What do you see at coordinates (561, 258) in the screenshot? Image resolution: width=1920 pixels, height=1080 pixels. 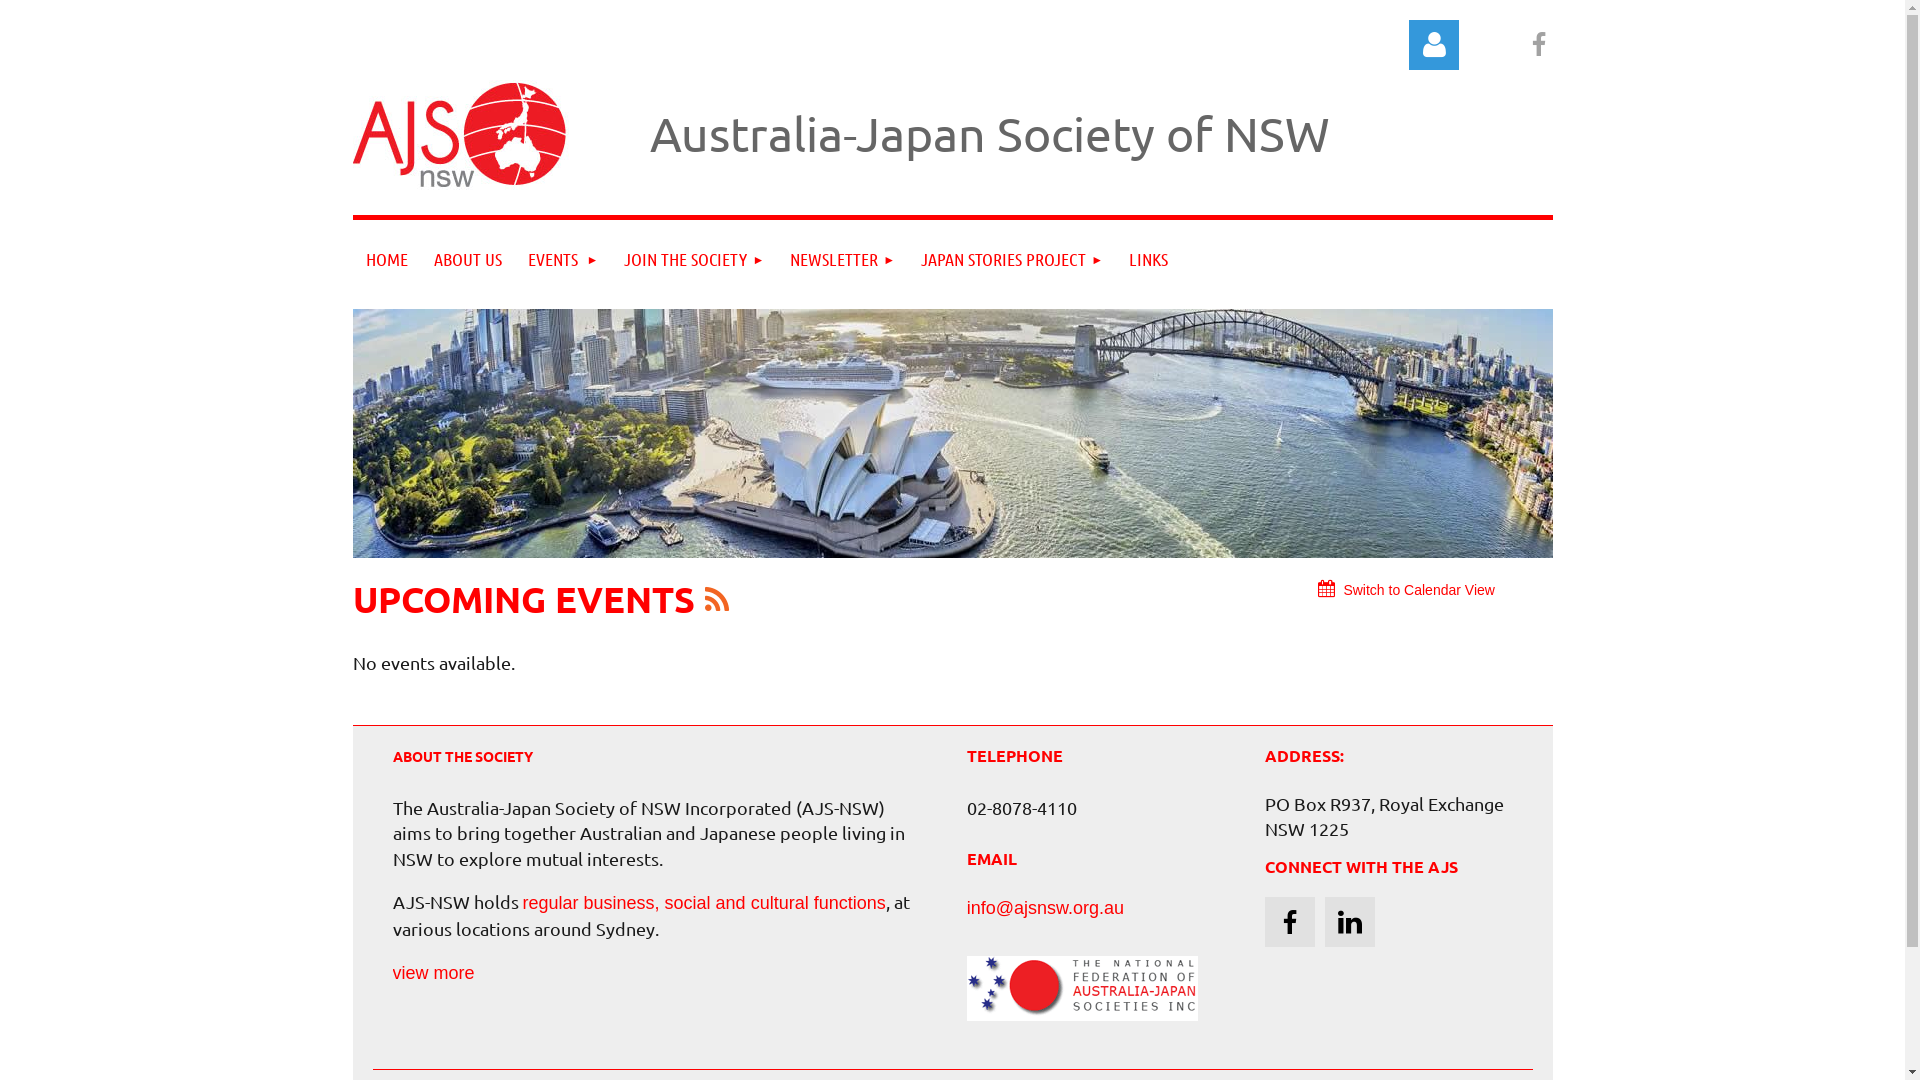 I see `'EVENTS'` at bounding box center [561, 258].